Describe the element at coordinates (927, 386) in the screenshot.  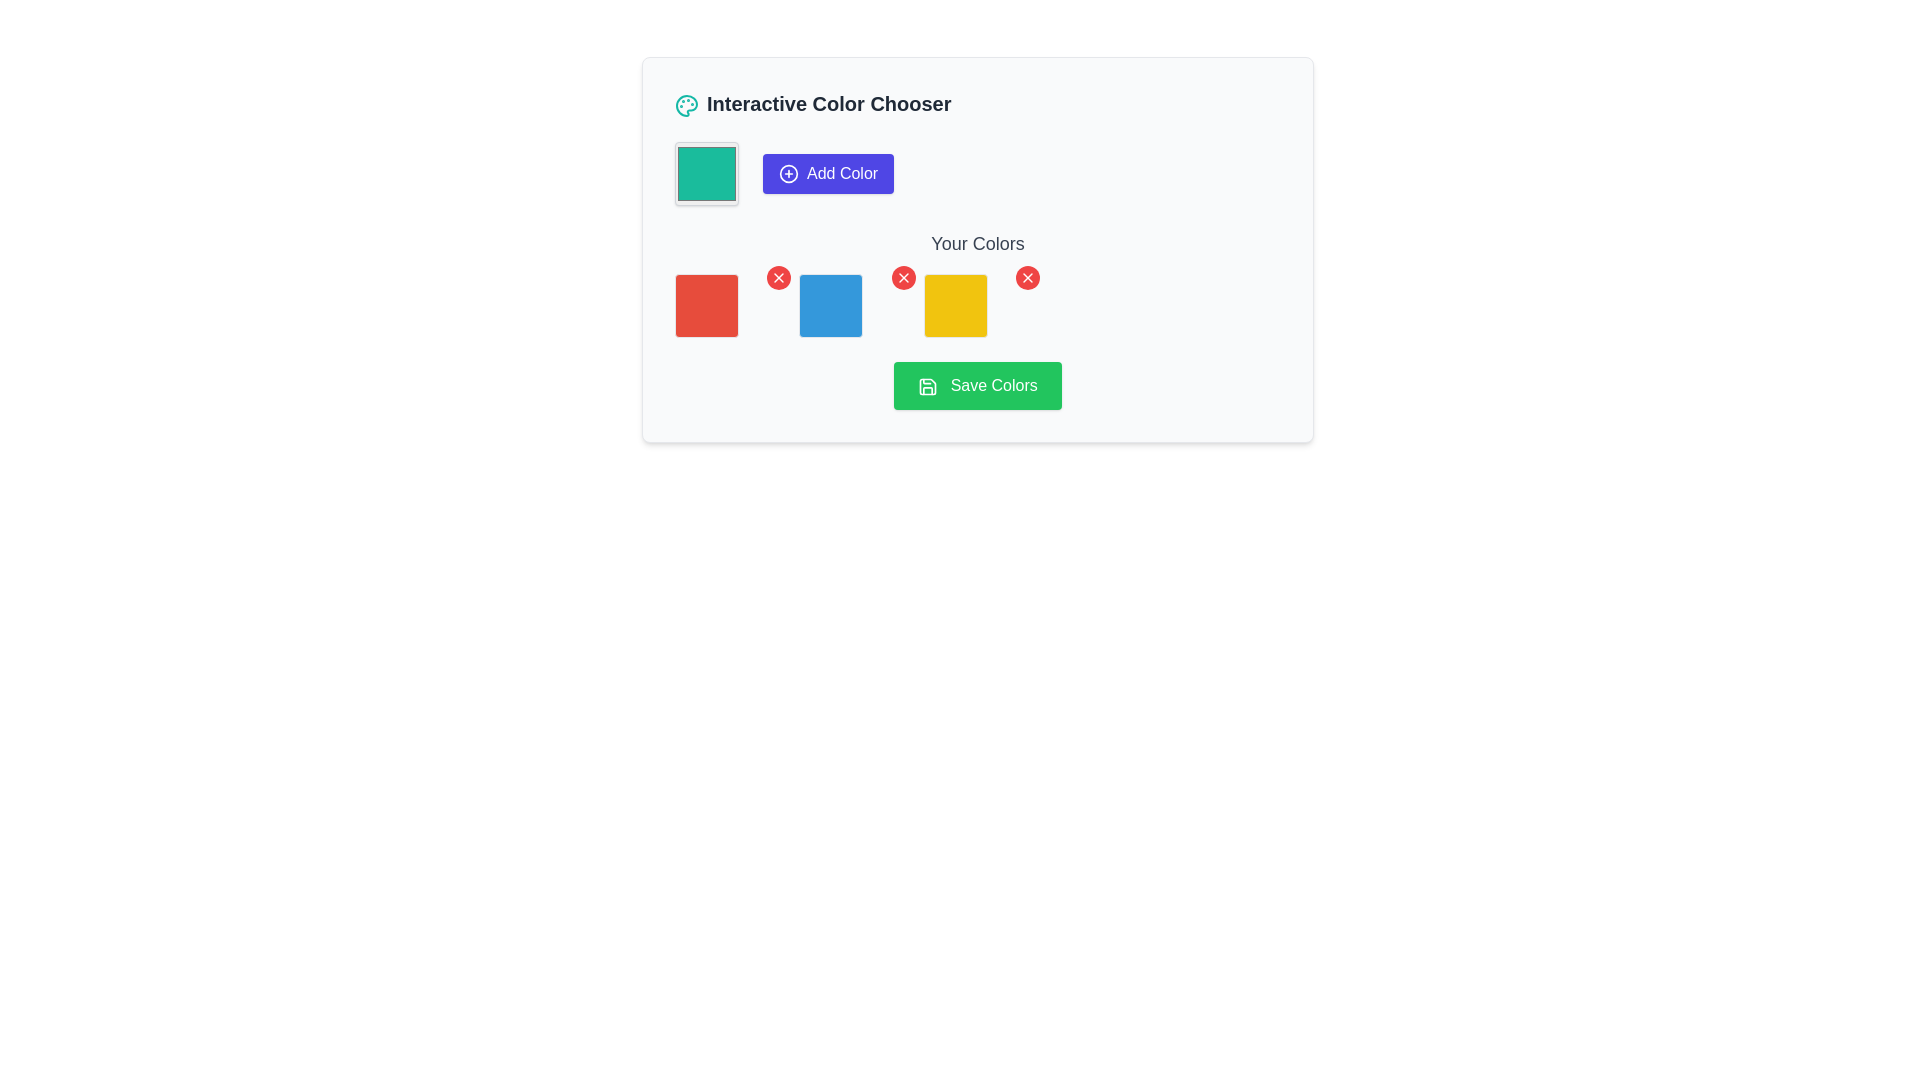
I see `the save icon located to the left of the 'Save Colors' text within the green button` at that location.